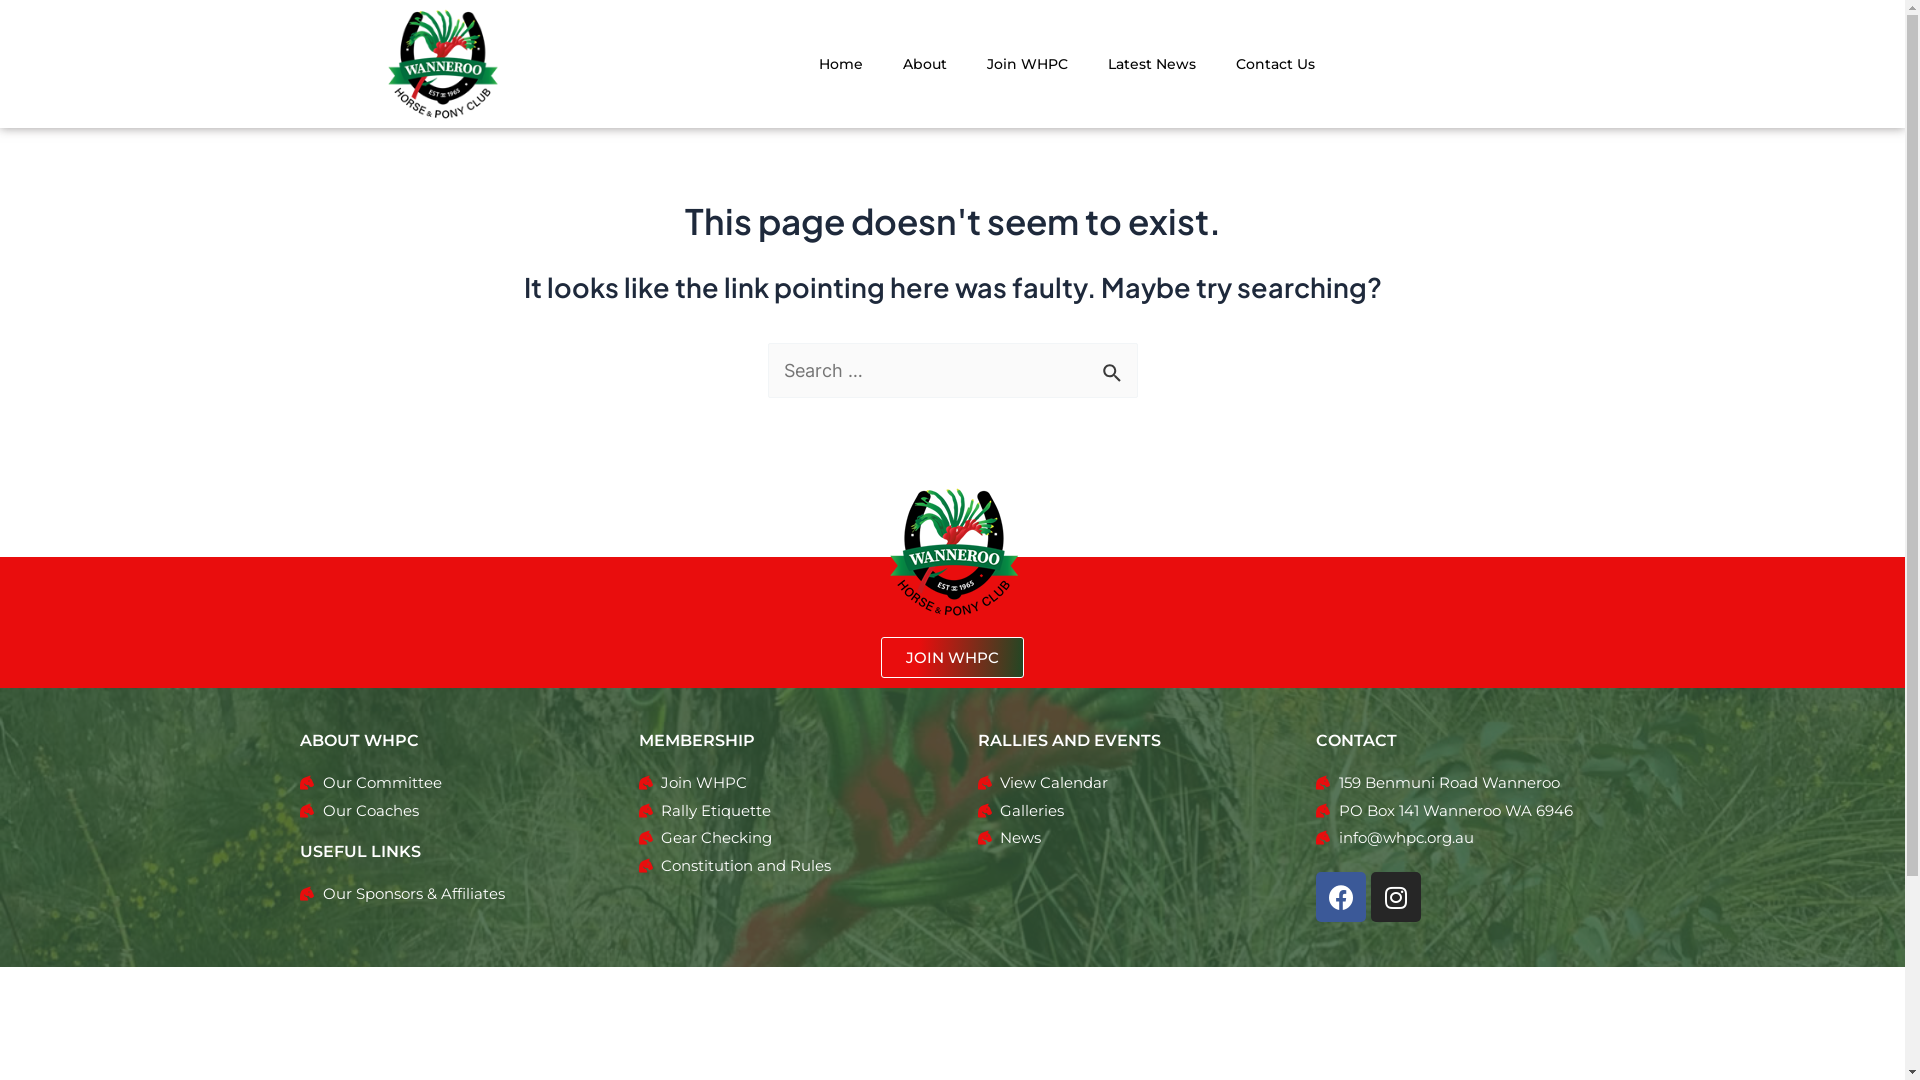  Describe the element at coordinates (782, 810) in the screenshot. I see `'Rally Etiquette'` at that location.